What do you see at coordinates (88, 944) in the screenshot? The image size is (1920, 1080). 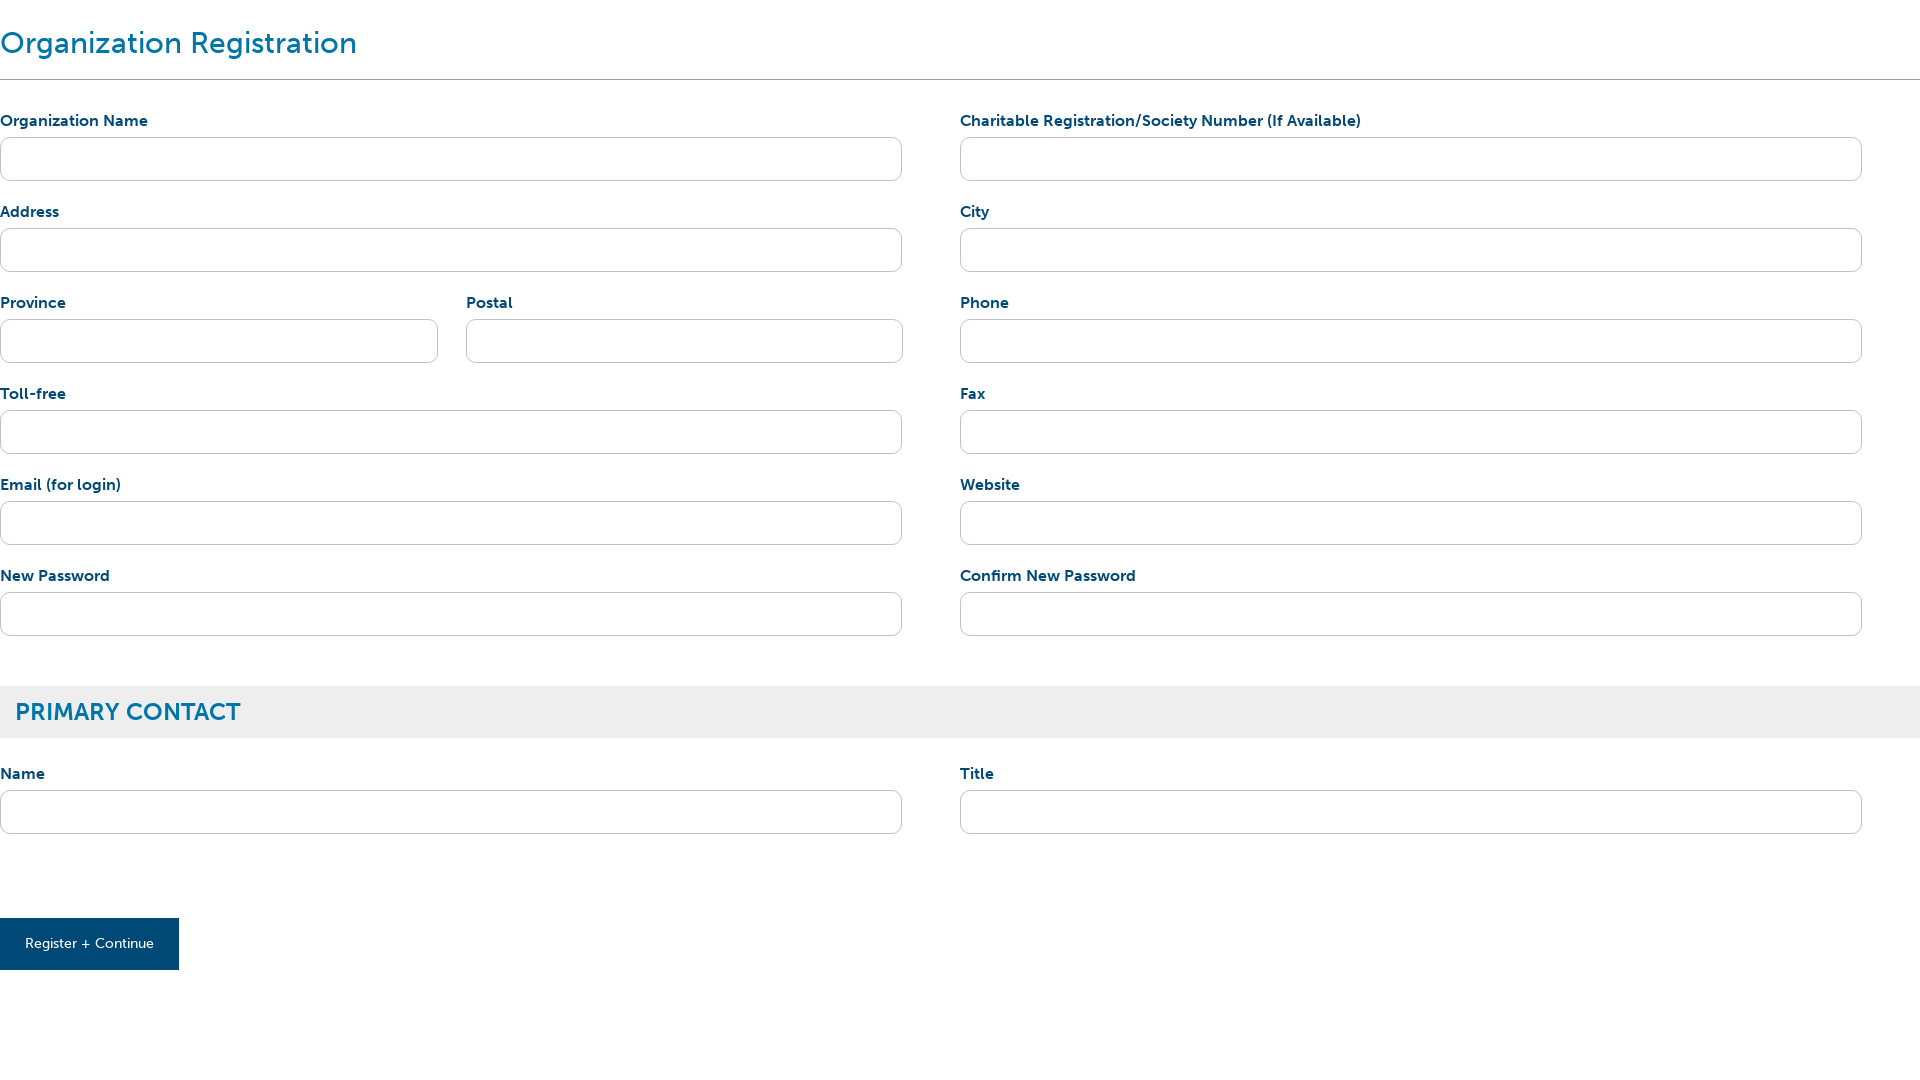 I see `'Register + Continue'` at bounding box center [88, 944].